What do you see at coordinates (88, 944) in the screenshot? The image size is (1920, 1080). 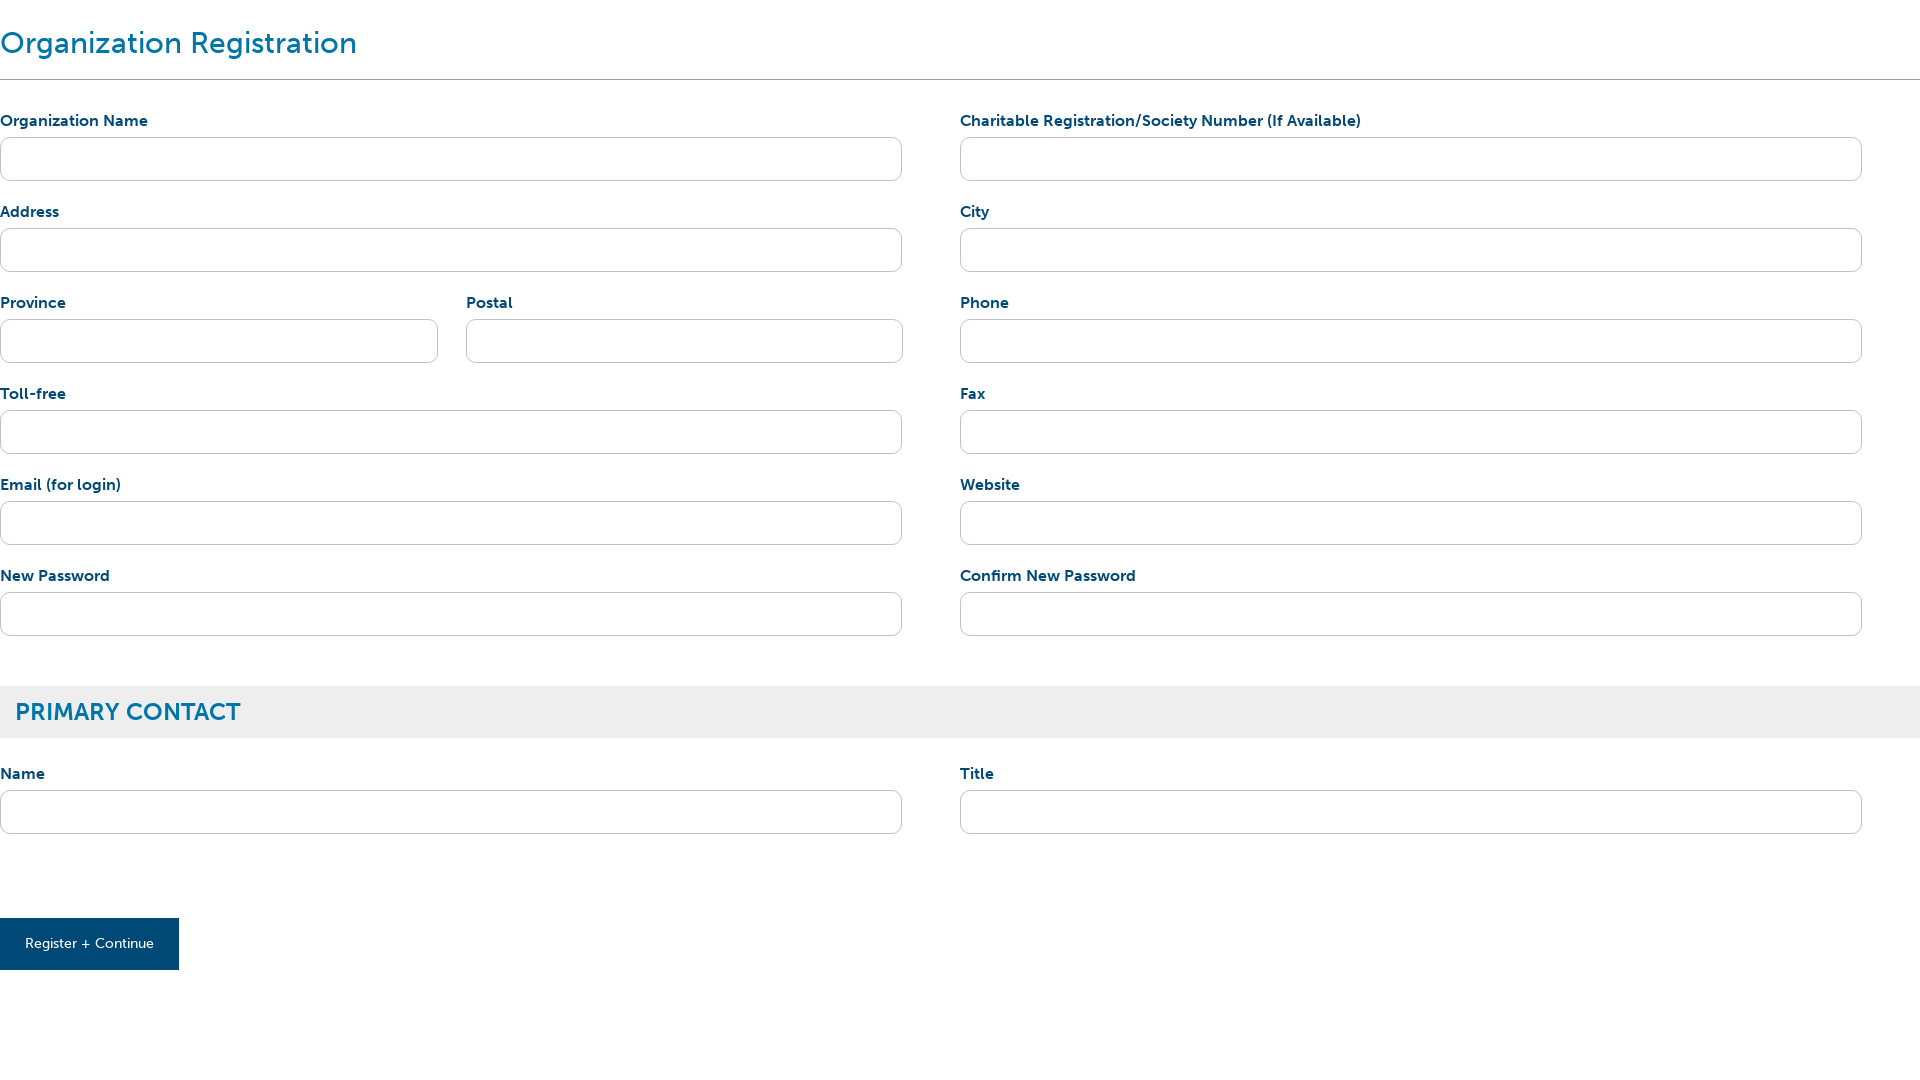 I see `'Register + Continue'` at bounding box center [88, 944].